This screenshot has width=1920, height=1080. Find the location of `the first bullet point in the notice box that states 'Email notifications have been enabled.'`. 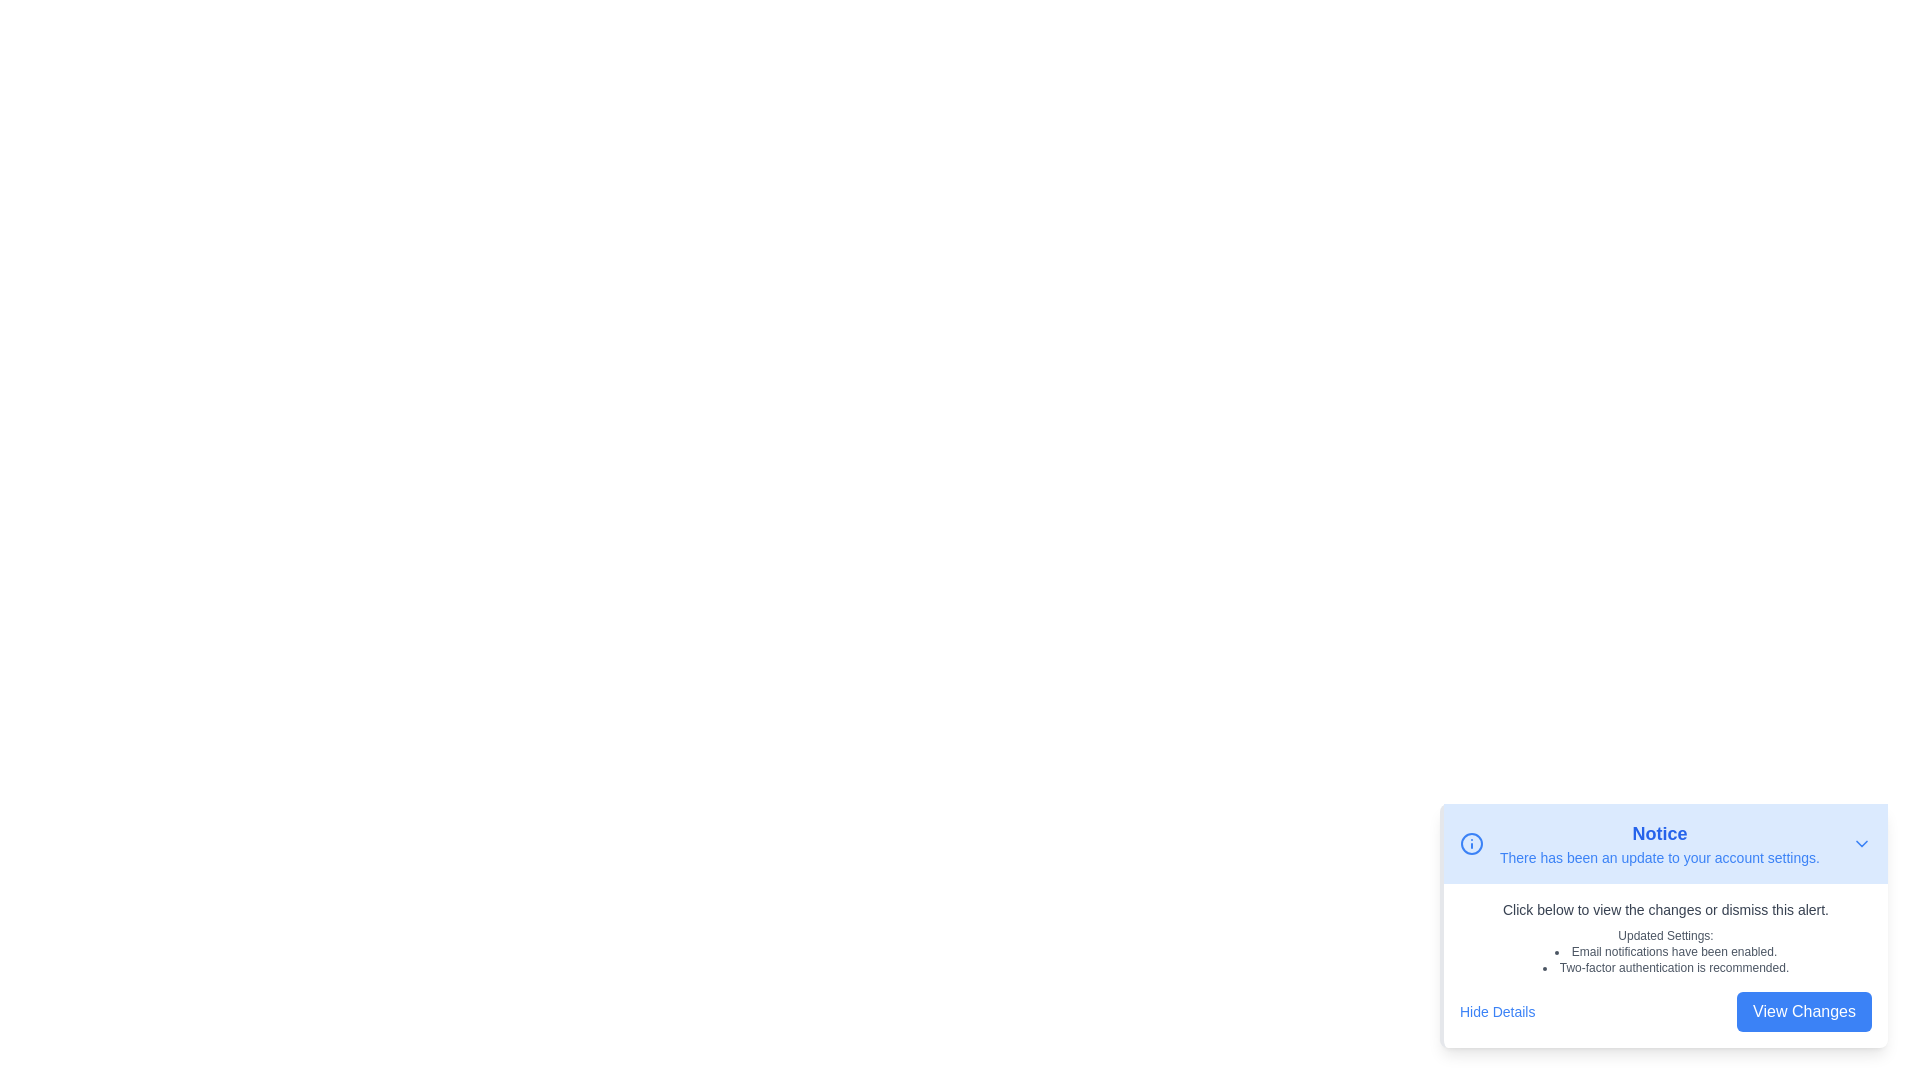

the first bullet point in the notice box that states 'Email notifications have been enabled.' is located at coordinates (1665, 951).